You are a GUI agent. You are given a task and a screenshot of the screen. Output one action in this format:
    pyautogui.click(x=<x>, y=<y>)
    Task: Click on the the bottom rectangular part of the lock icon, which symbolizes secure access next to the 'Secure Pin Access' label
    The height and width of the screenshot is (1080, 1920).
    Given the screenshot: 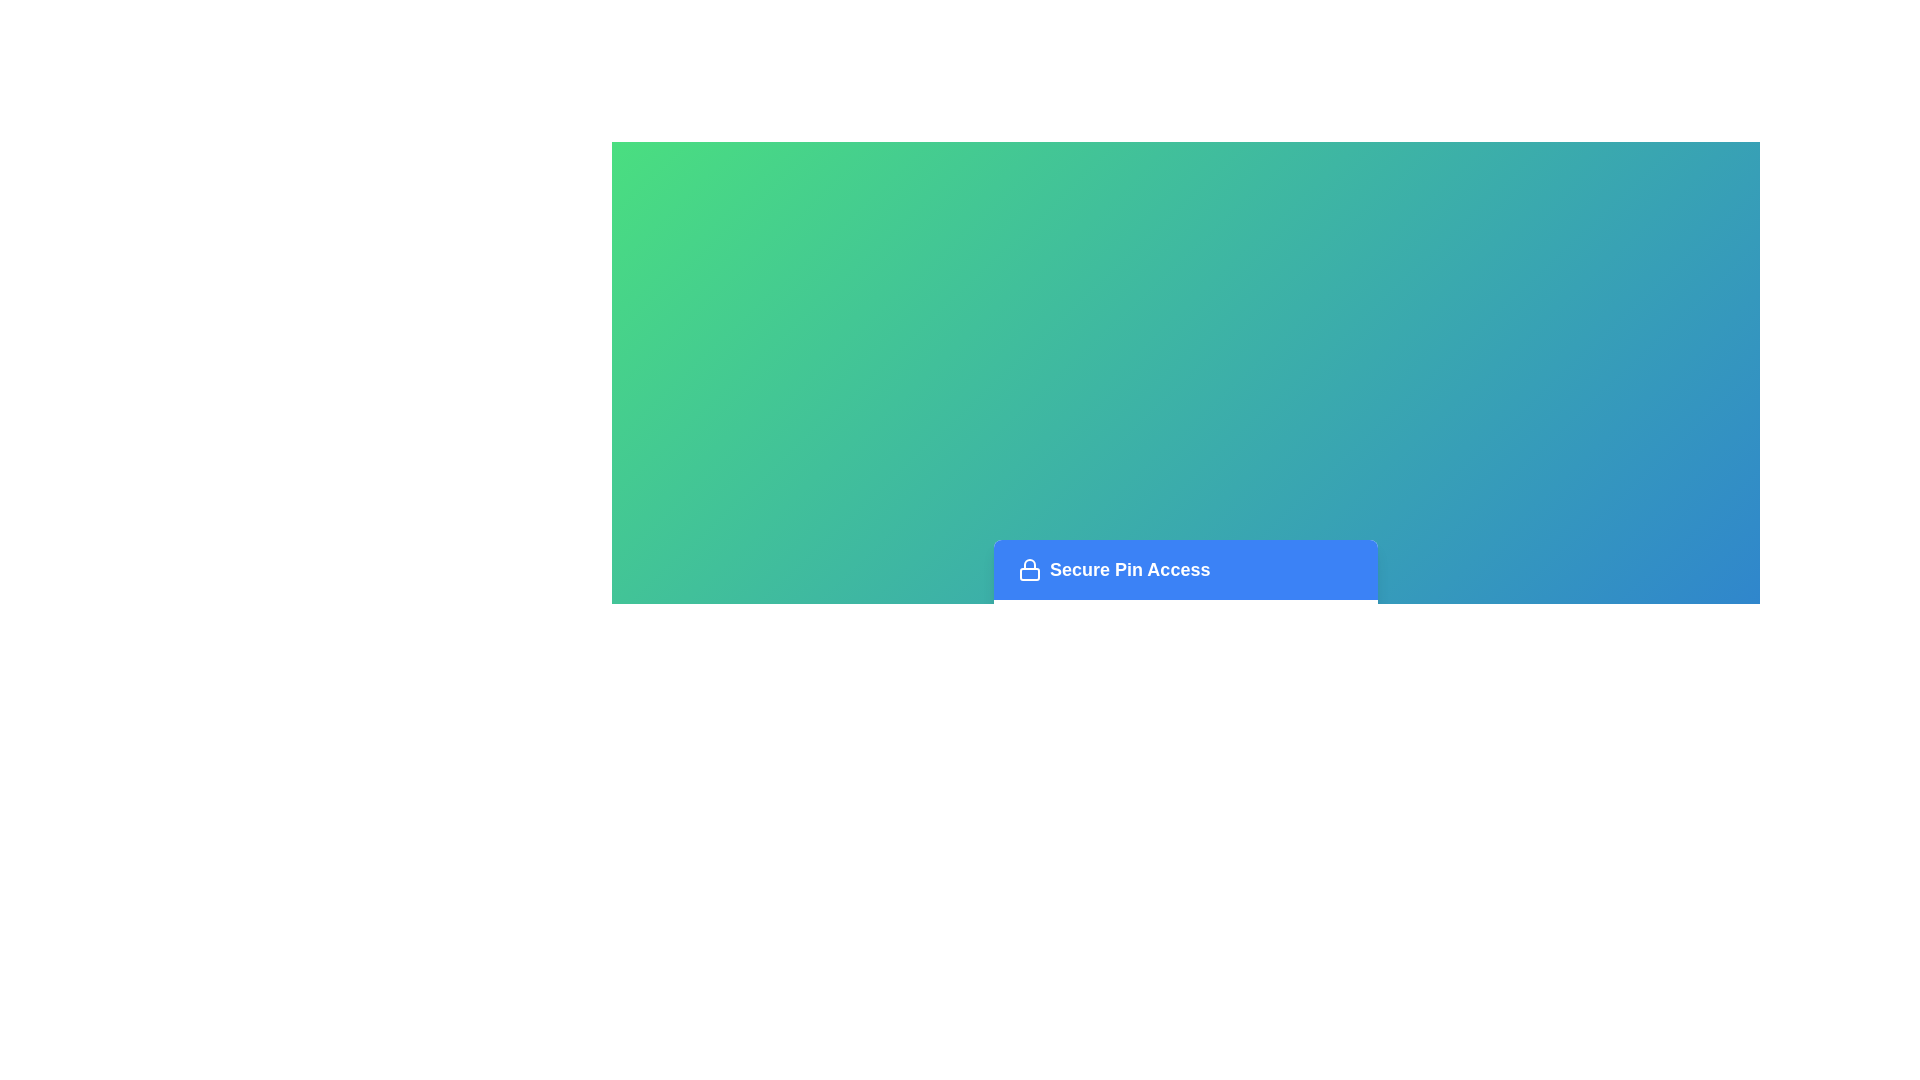 What is the action you would take?
    pyautogui.click(x=1030, y=574)
    